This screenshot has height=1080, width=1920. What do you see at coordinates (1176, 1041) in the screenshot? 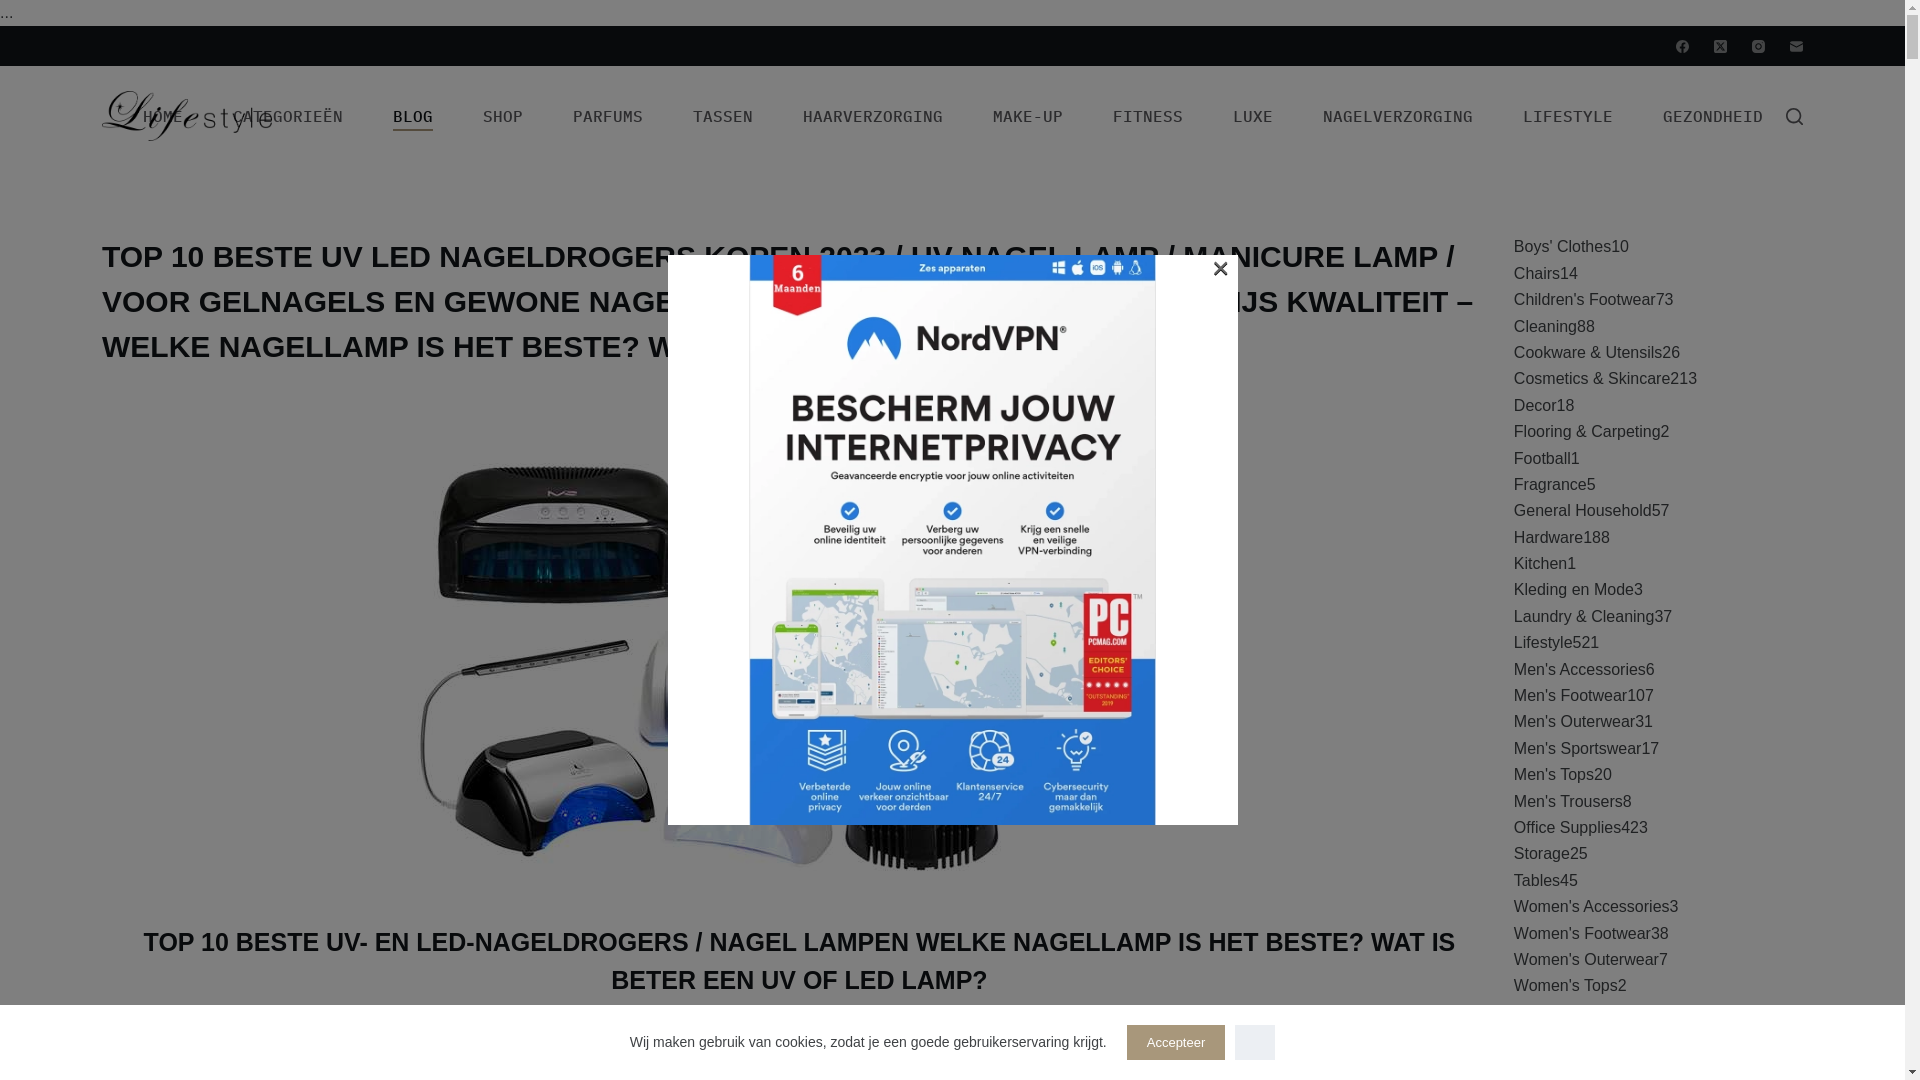
I see `'Accepteer'` at bounding box center [1176, 1041].